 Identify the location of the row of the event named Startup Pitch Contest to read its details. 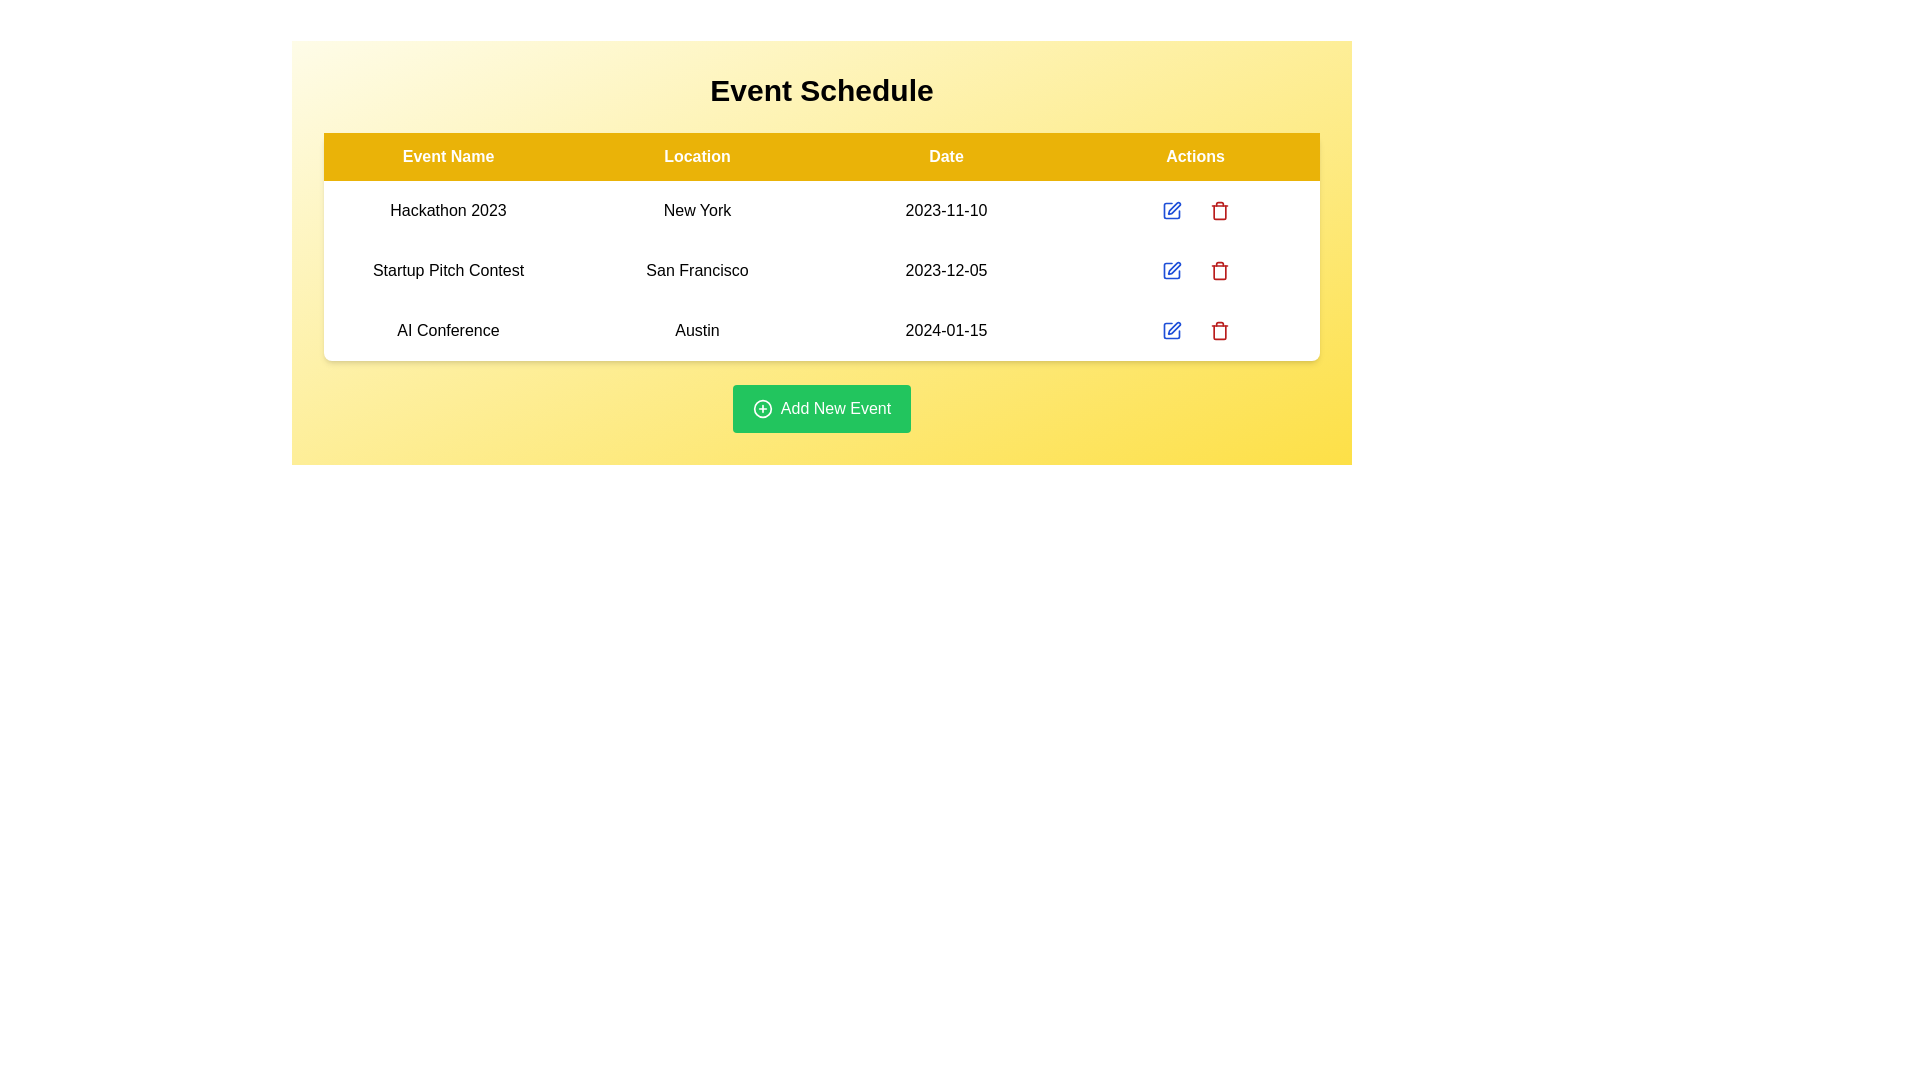
(447, 270).